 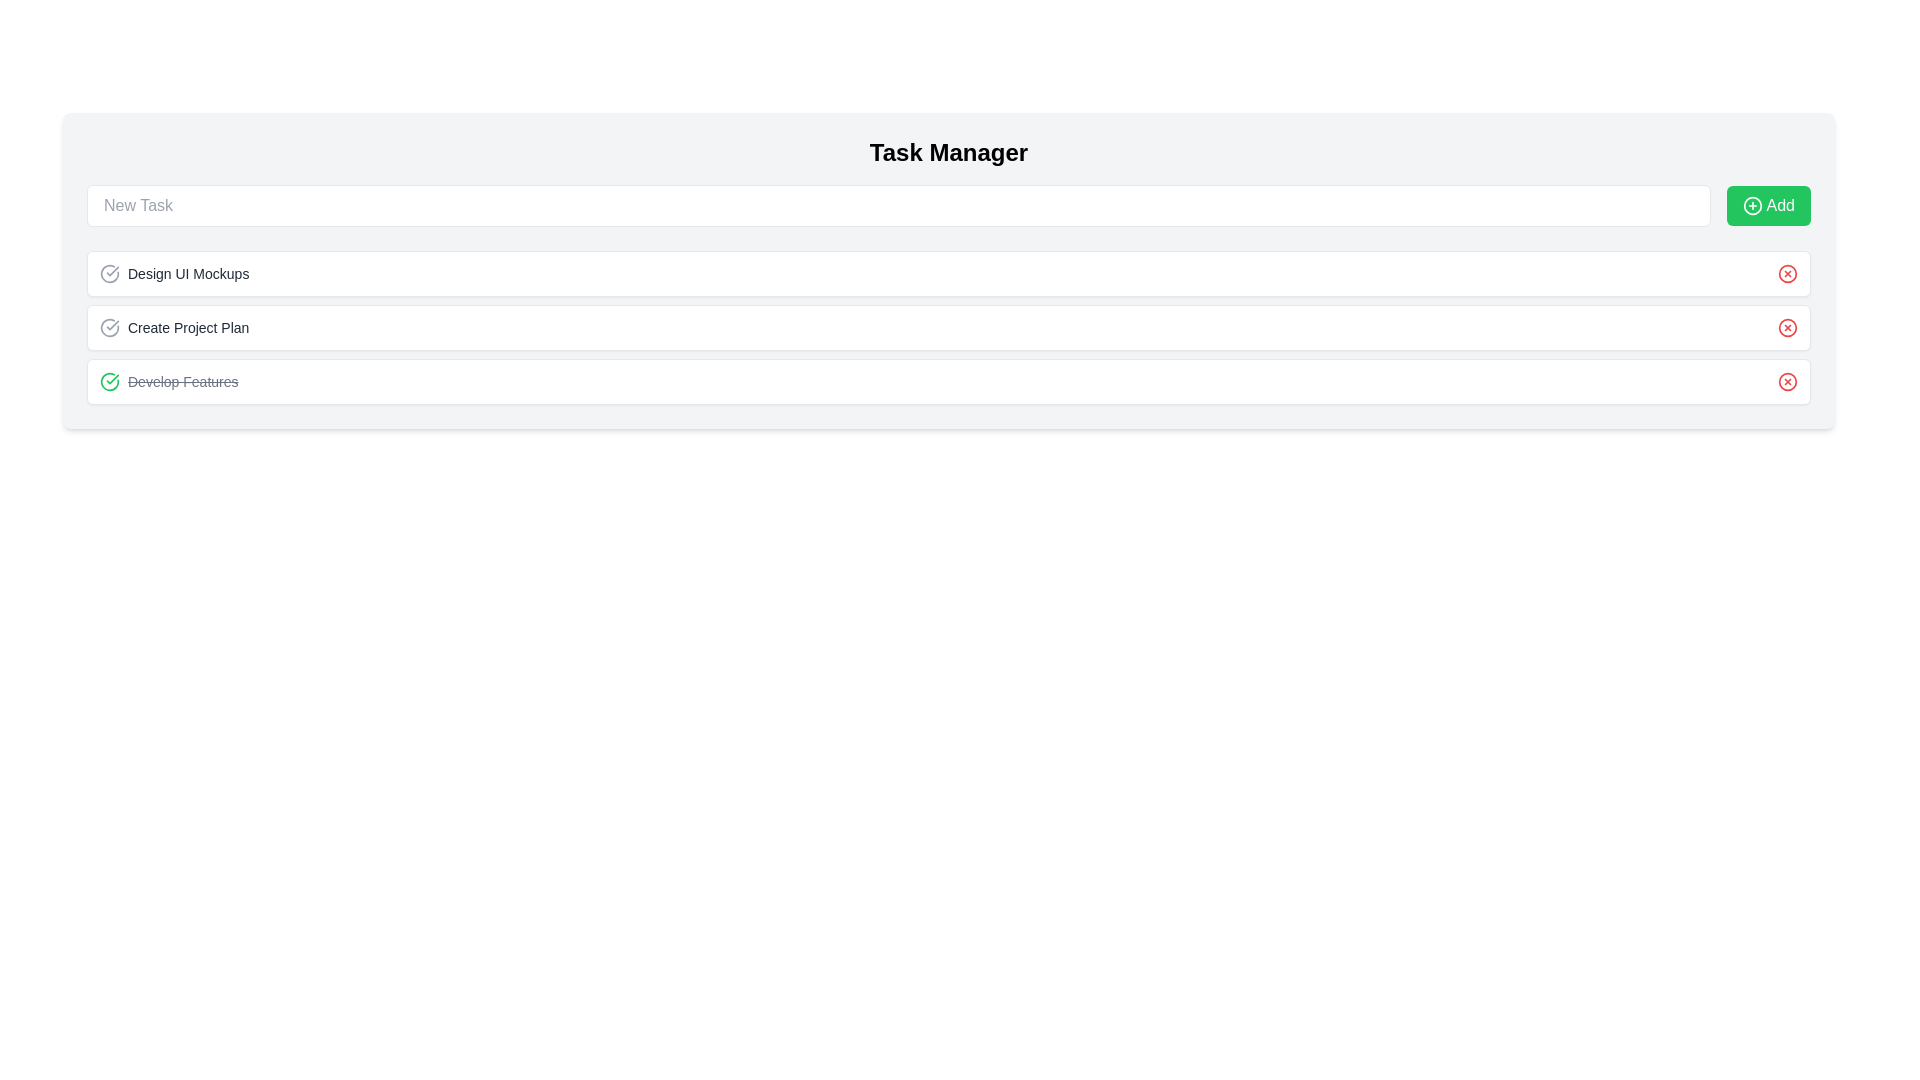 I want to click on the circular delete icon with a small 'X' in the center, located at the rightmost position of the second task item labeled 'Create Project Plan', so click(x=1788, y=273).